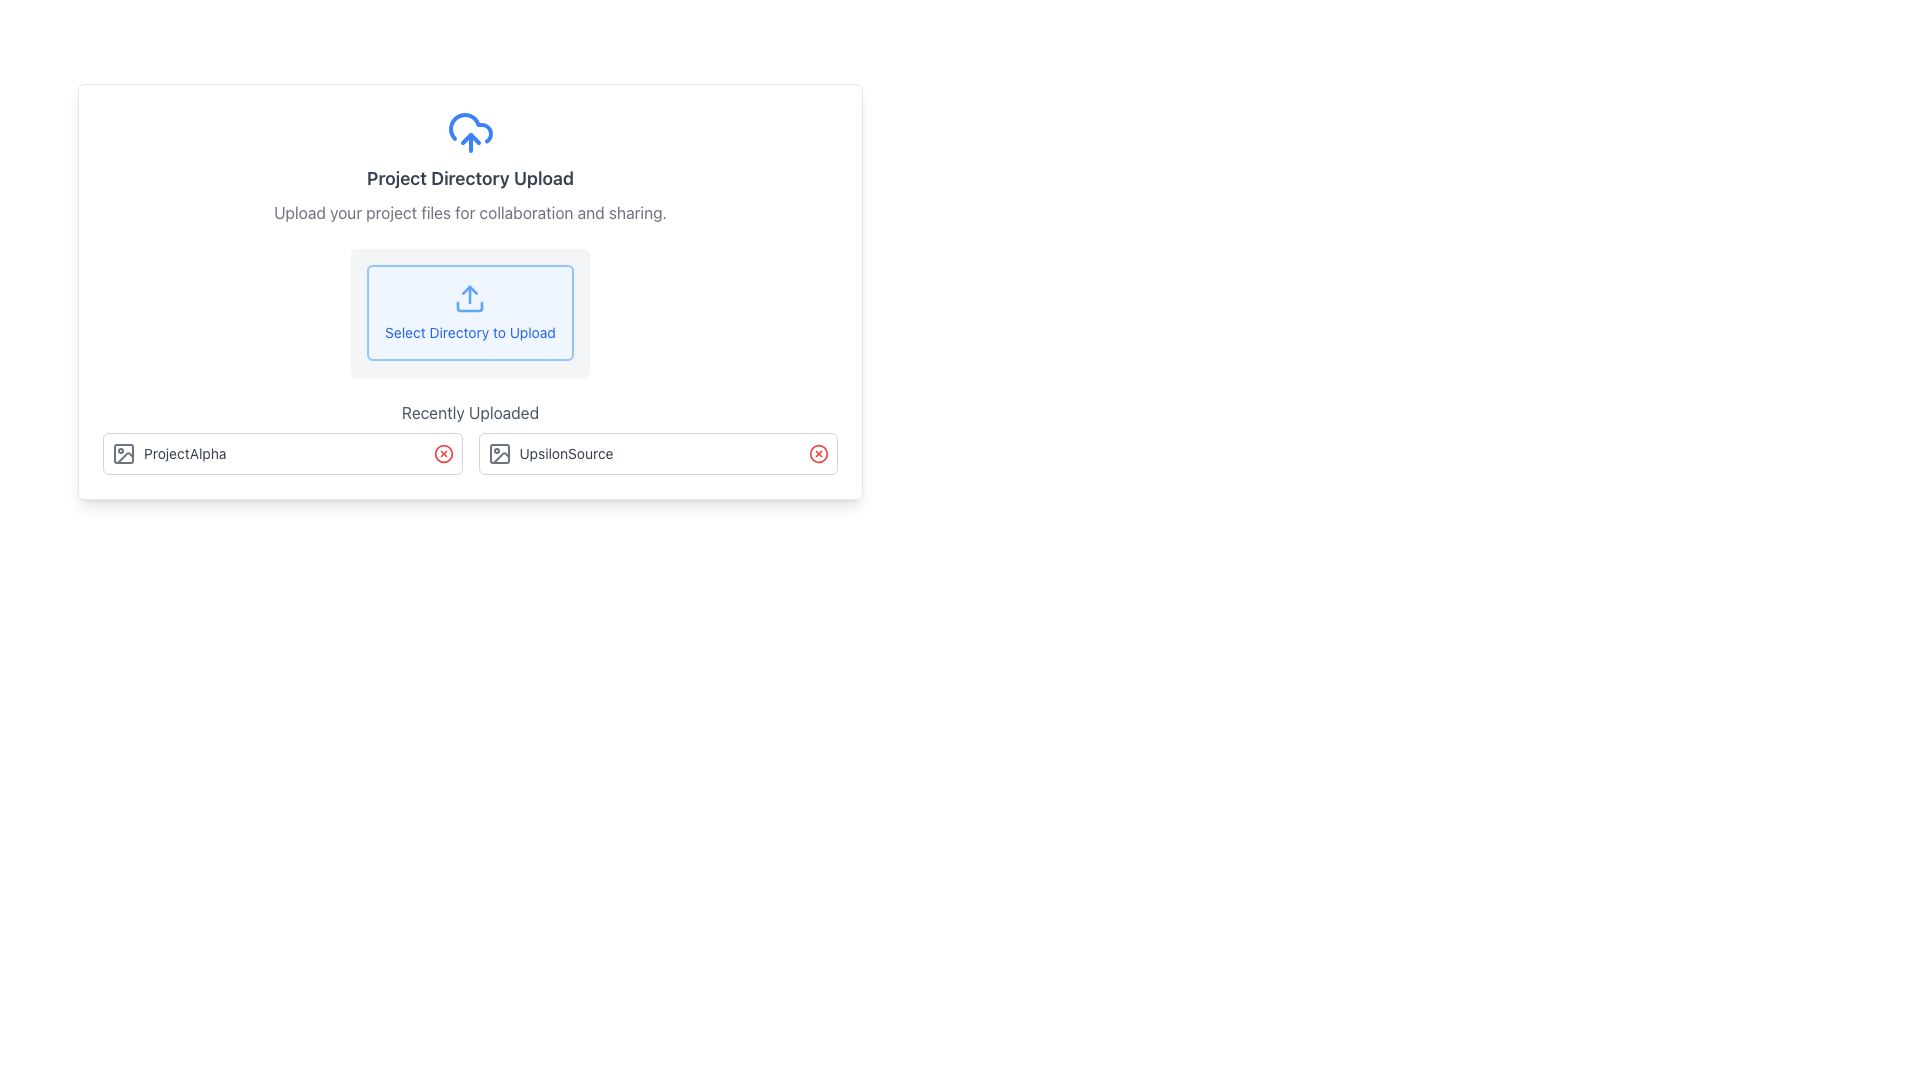  I want to click on the button labeled 'Select Directory to Upload' with an upload icon above it, so click(469, 292).